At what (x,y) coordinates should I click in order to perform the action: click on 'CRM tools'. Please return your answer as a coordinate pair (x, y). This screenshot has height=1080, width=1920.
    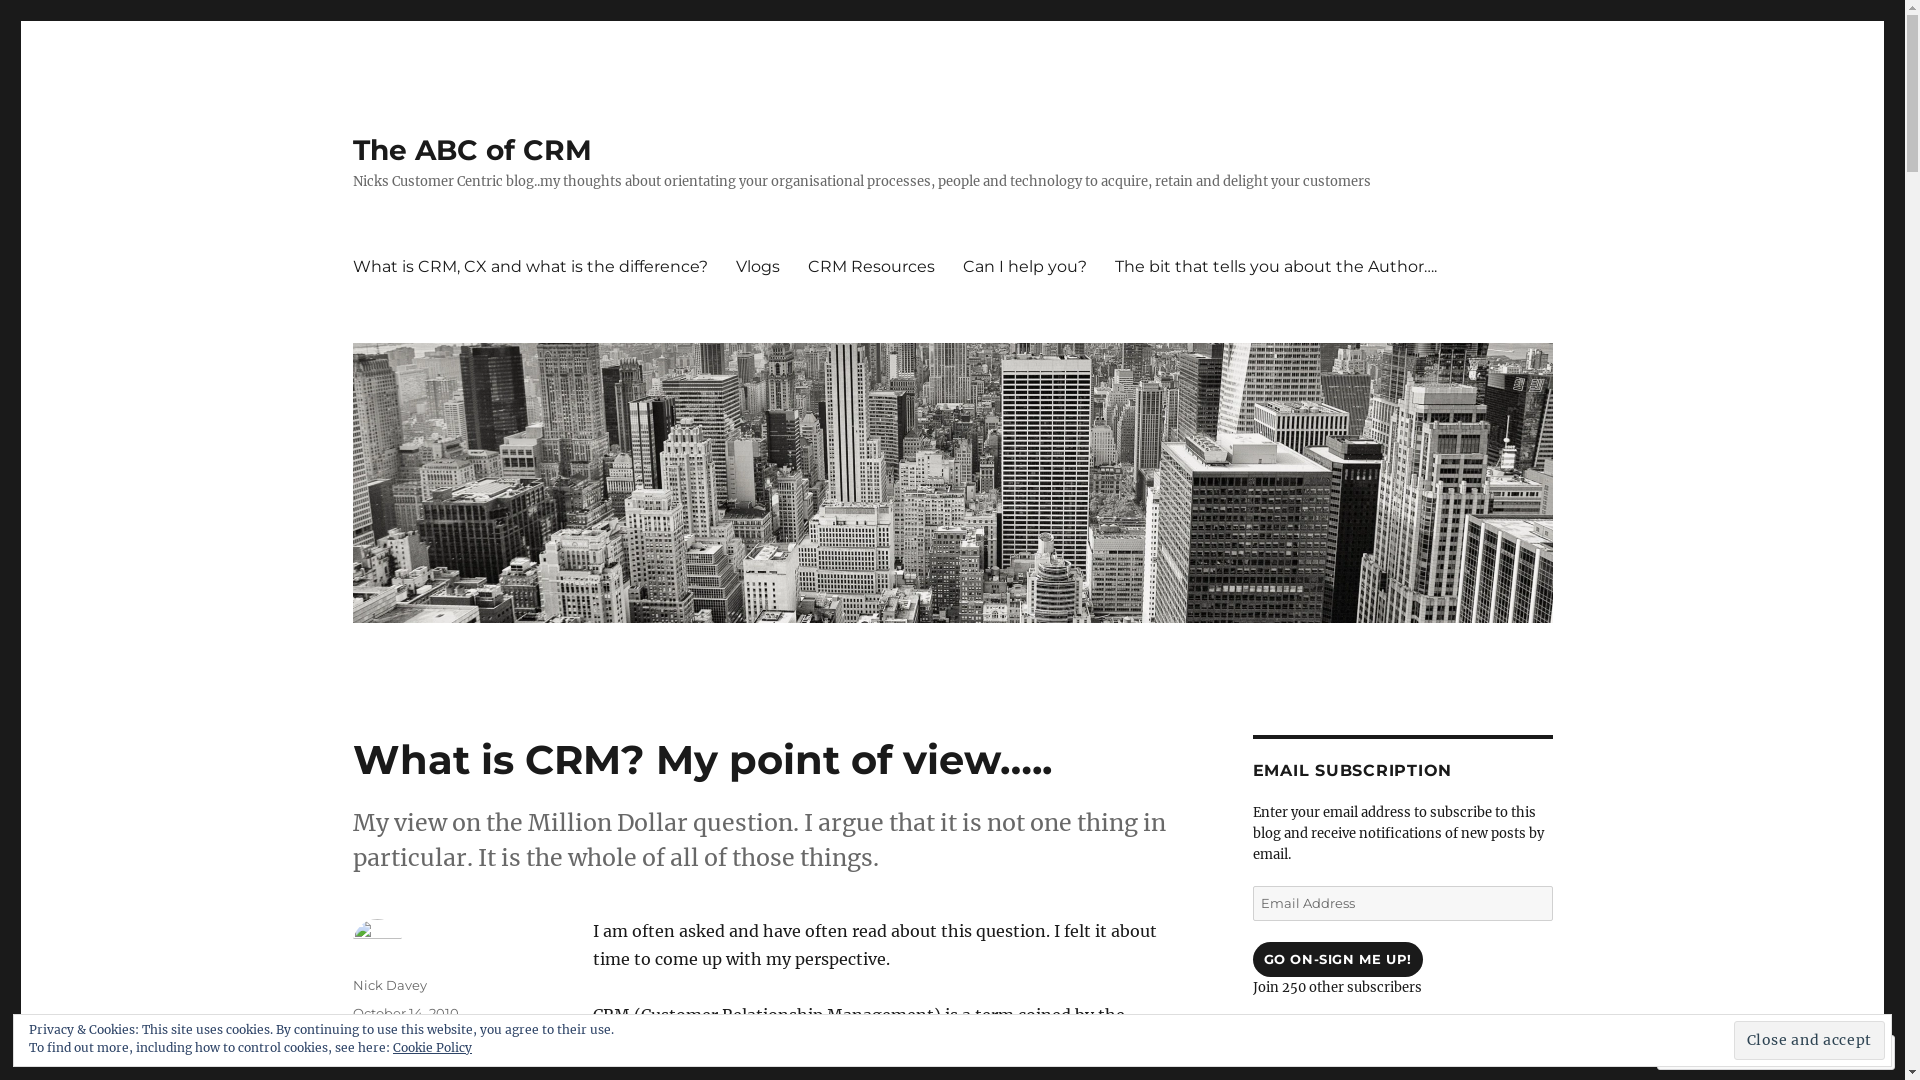
    Looking at the image, I should click on (463, 1040).